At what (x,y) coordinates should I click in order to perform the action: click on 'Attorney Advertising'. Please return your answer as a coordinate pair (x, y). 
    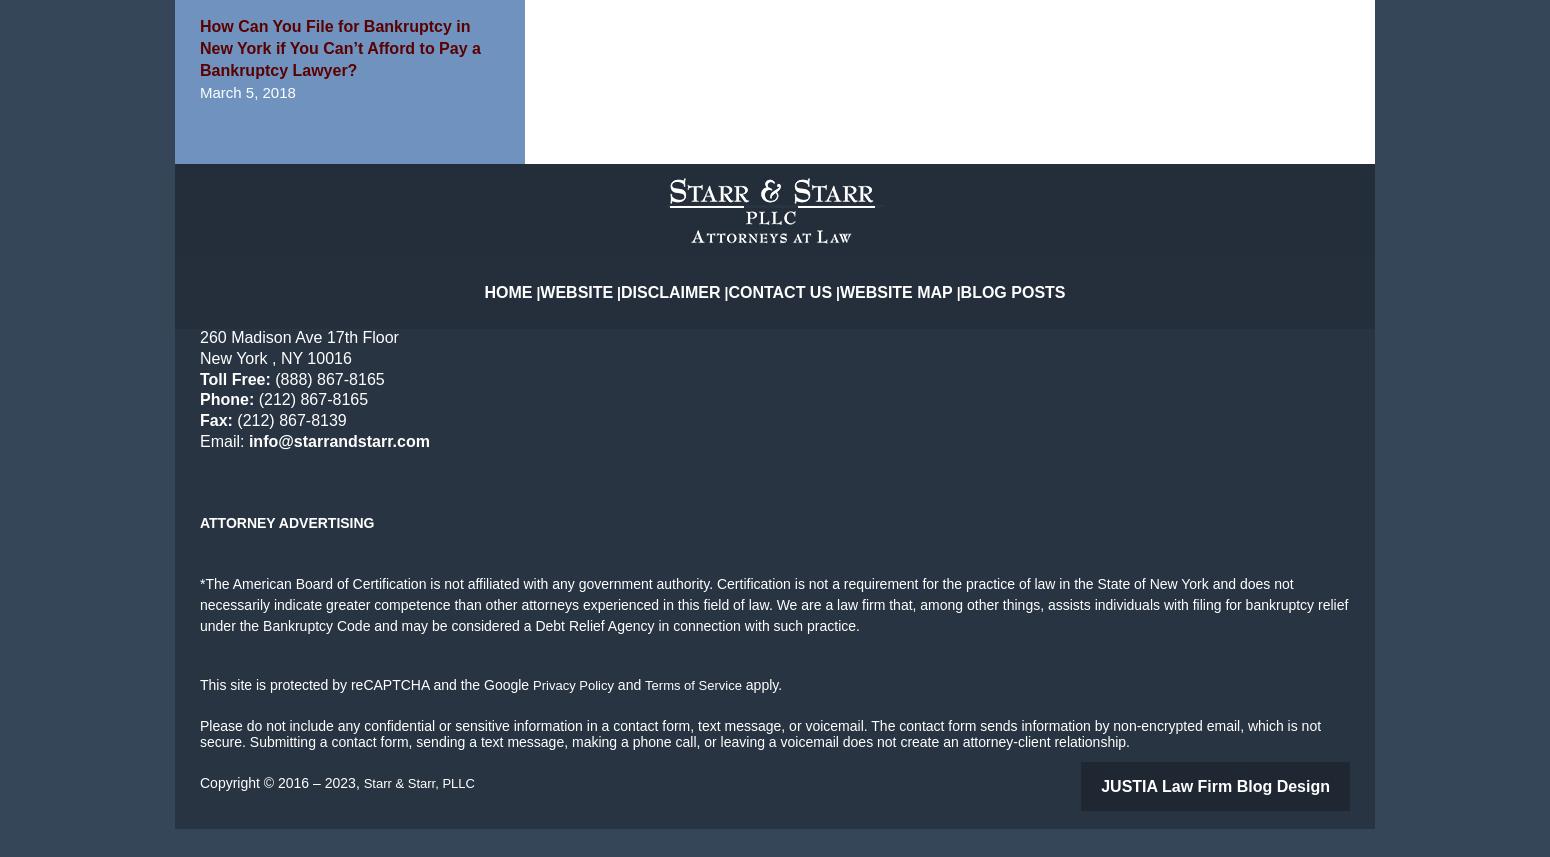
    Looking at the image, I should click on (287, 553).